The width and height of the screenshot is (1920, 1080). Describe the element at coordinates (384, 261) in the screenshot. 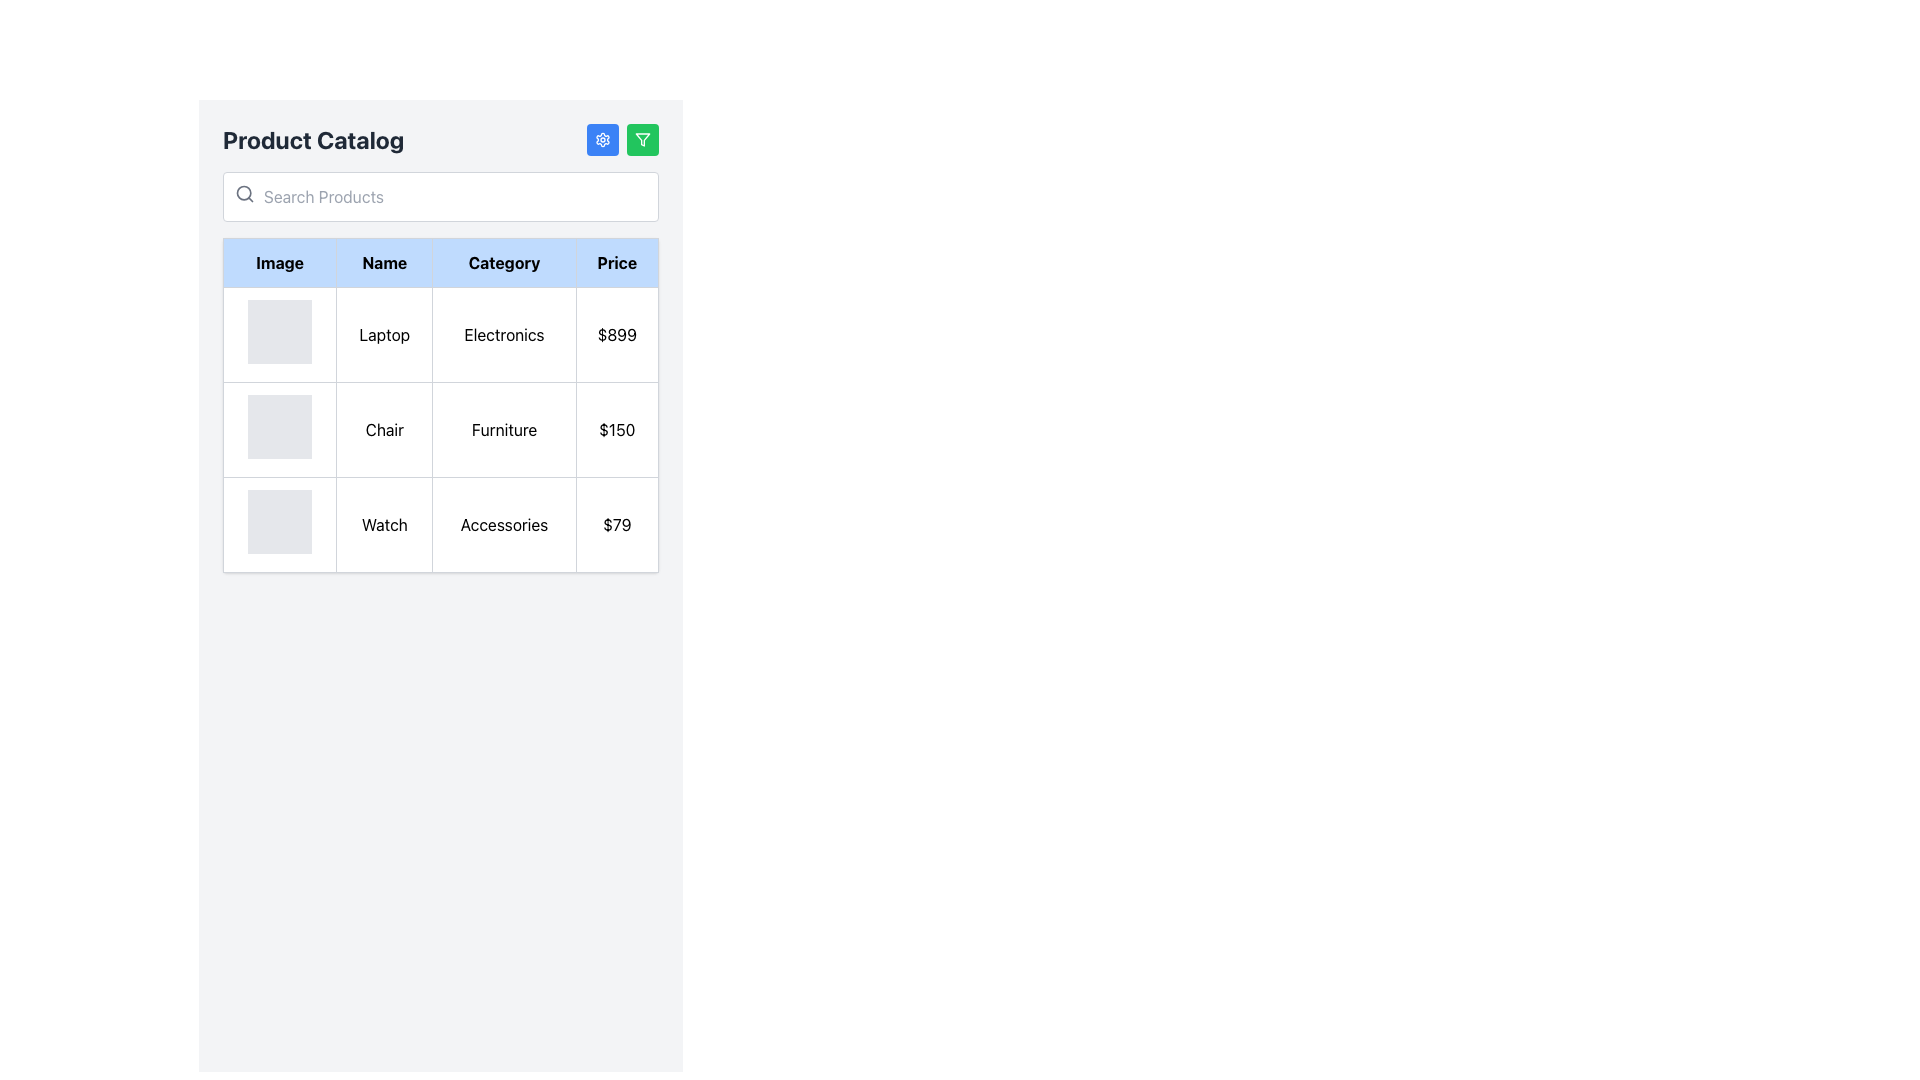

I see `the 'Name' column header cell` at that location.